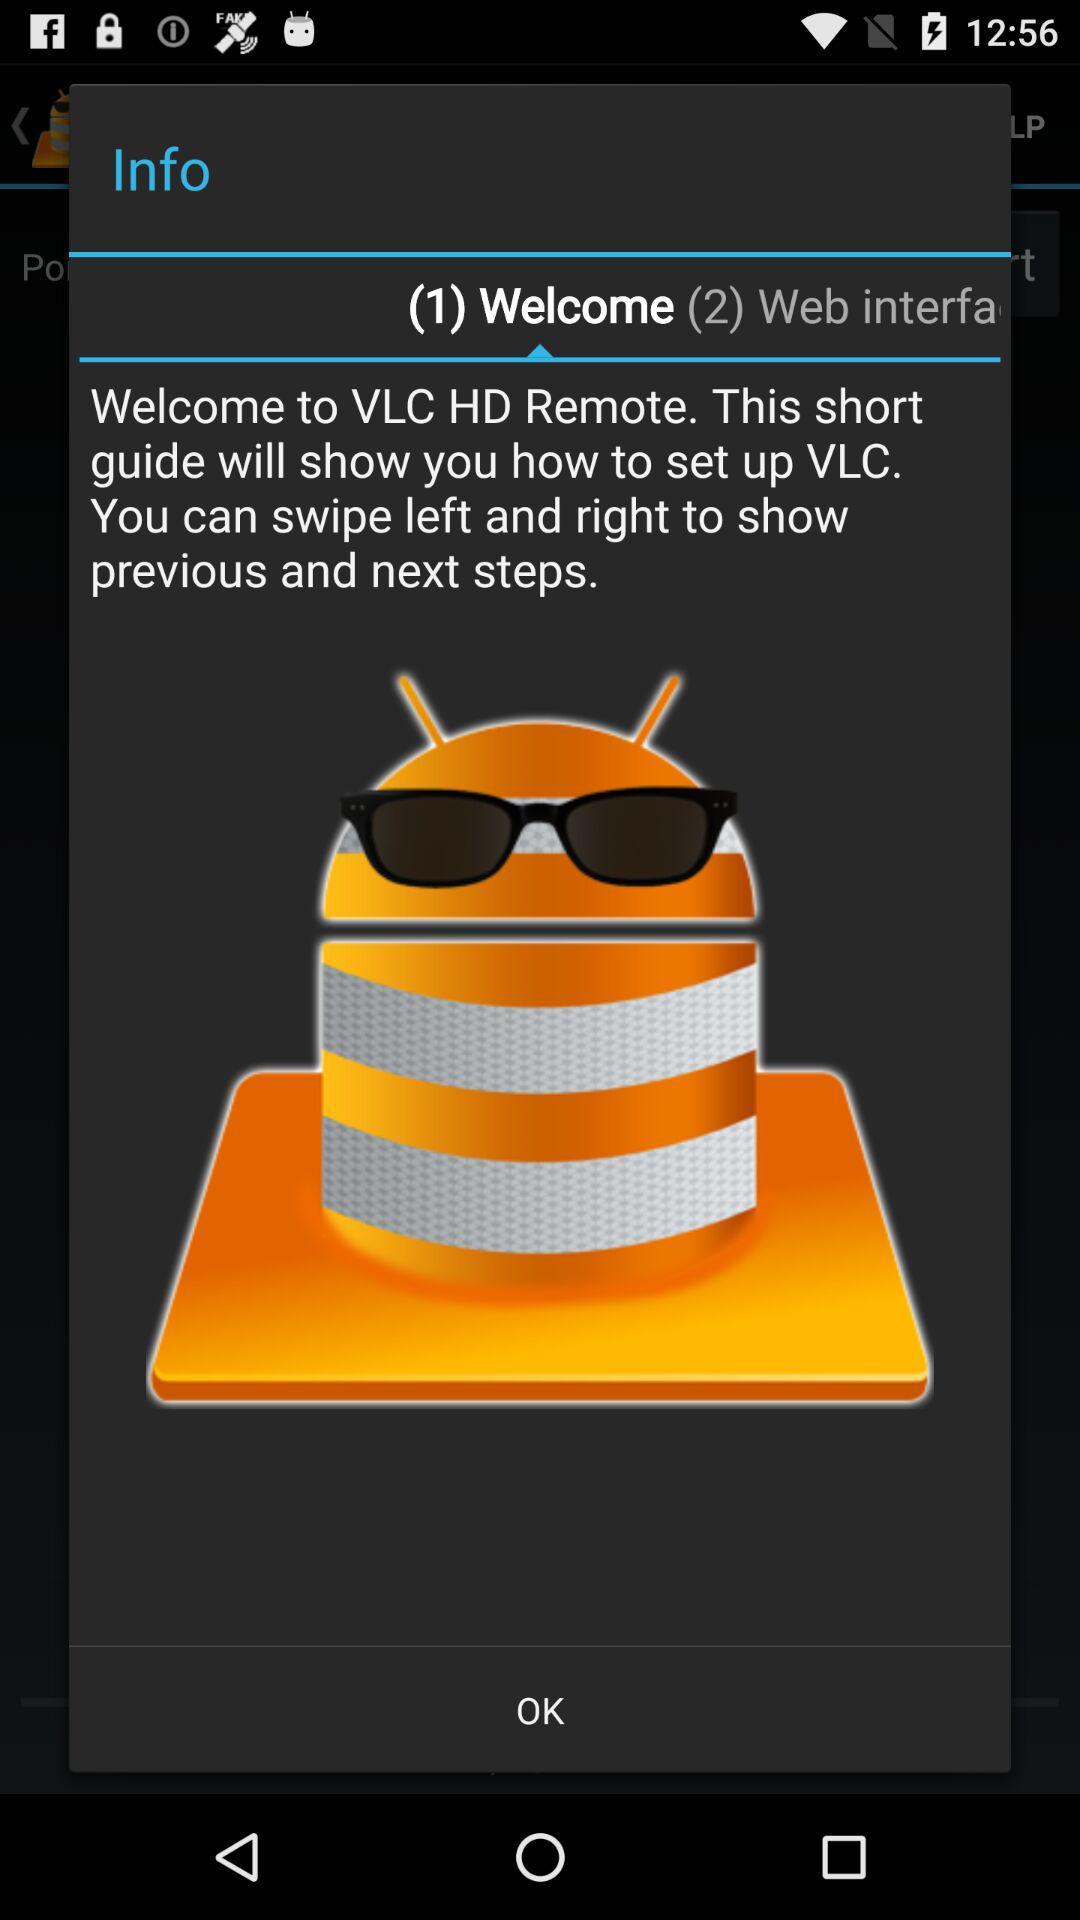  Describe the element at coordinates (540, 1708) in the screenshot. I see `button at the bottom` at that location.